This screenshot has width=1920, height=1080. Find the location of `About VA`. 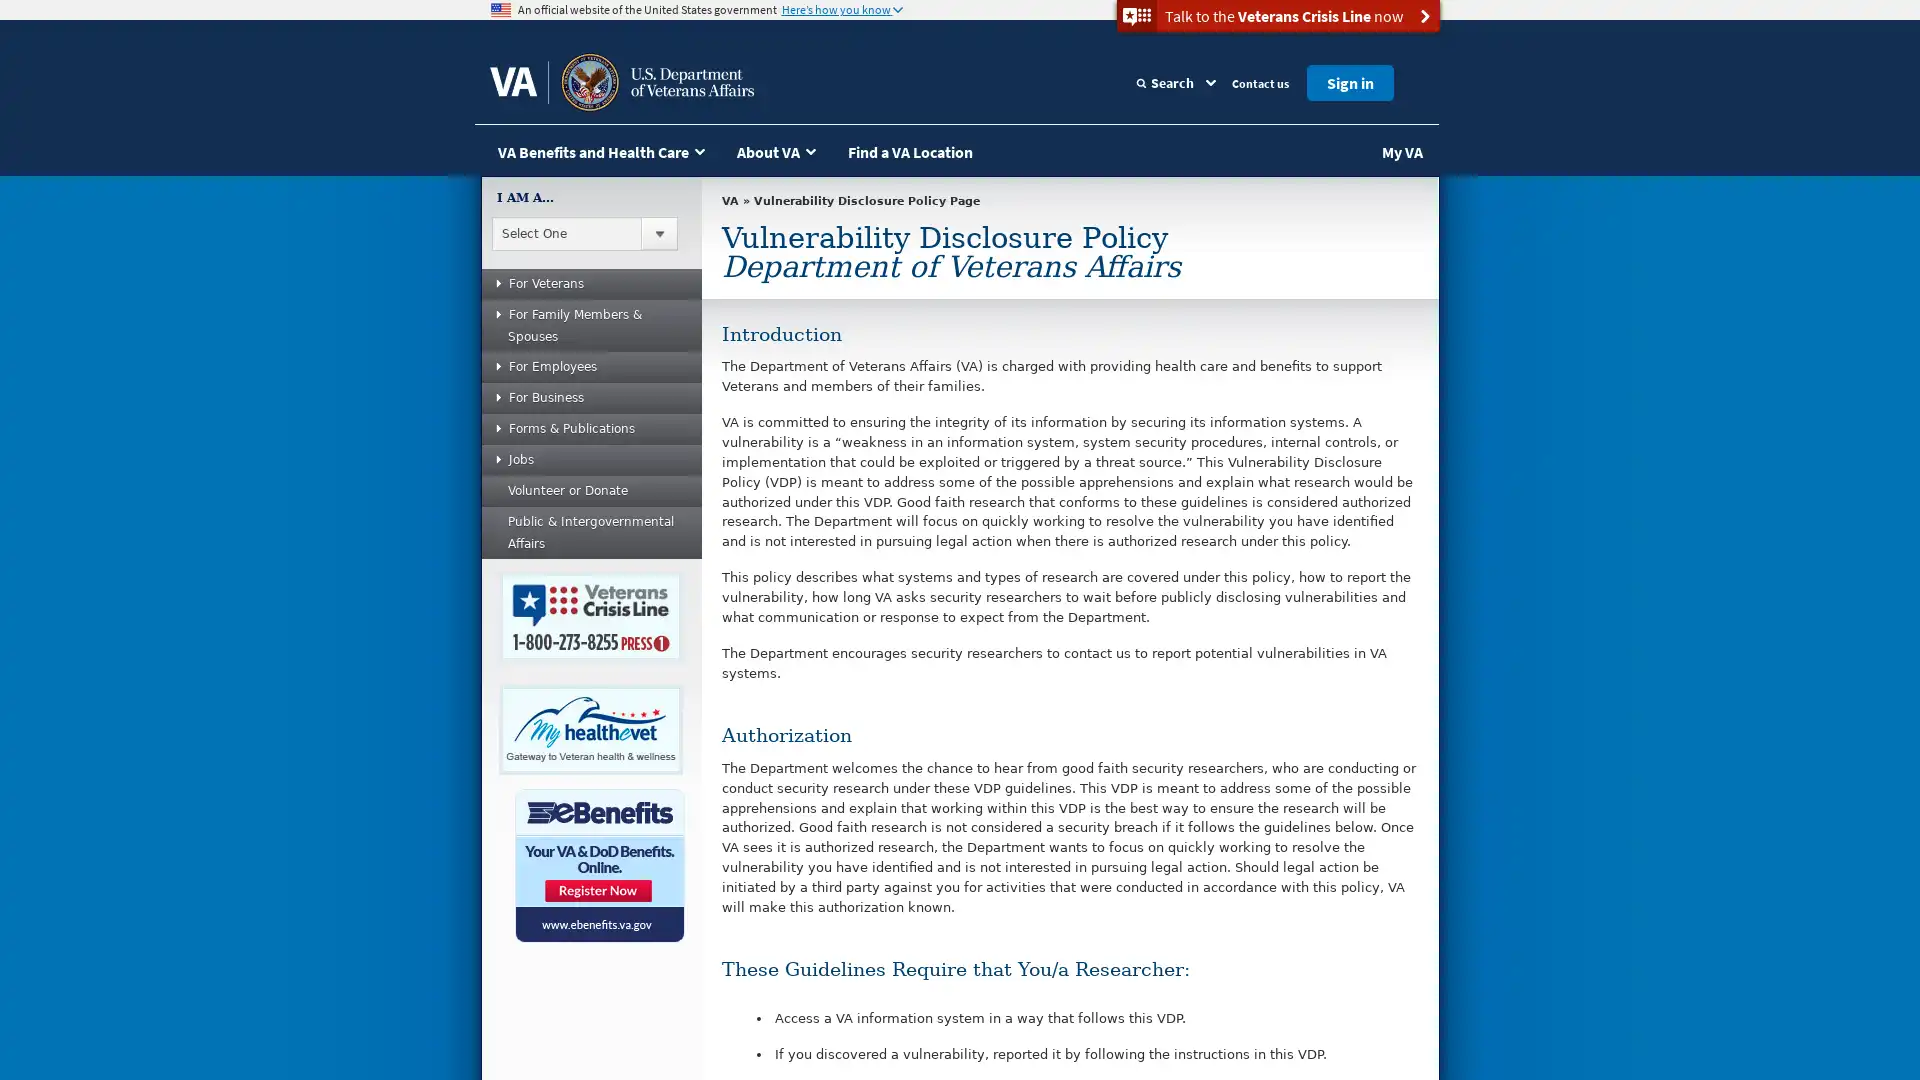

About VA is located at coordinates (774, 148).